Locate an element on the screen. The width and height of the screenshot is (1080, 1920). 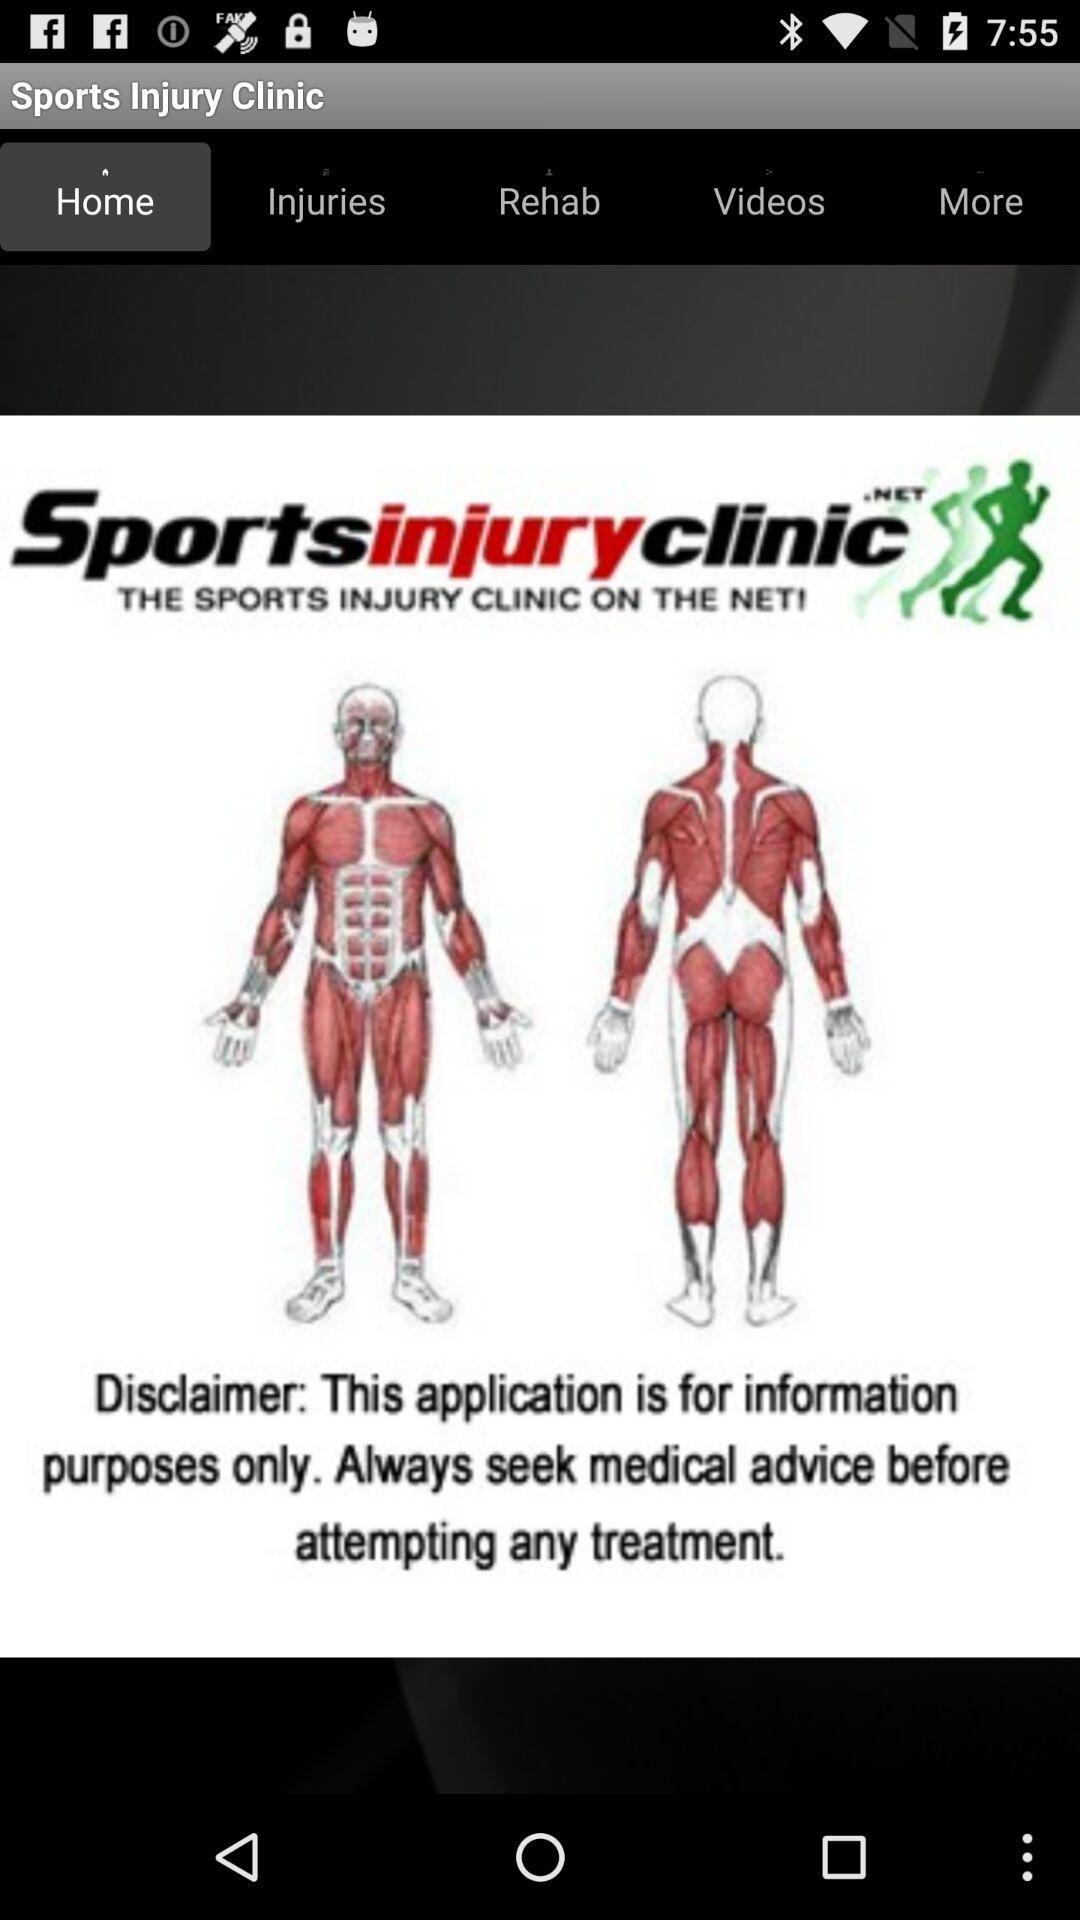
the icon next to injuries item is located at coordinates (549, 196).